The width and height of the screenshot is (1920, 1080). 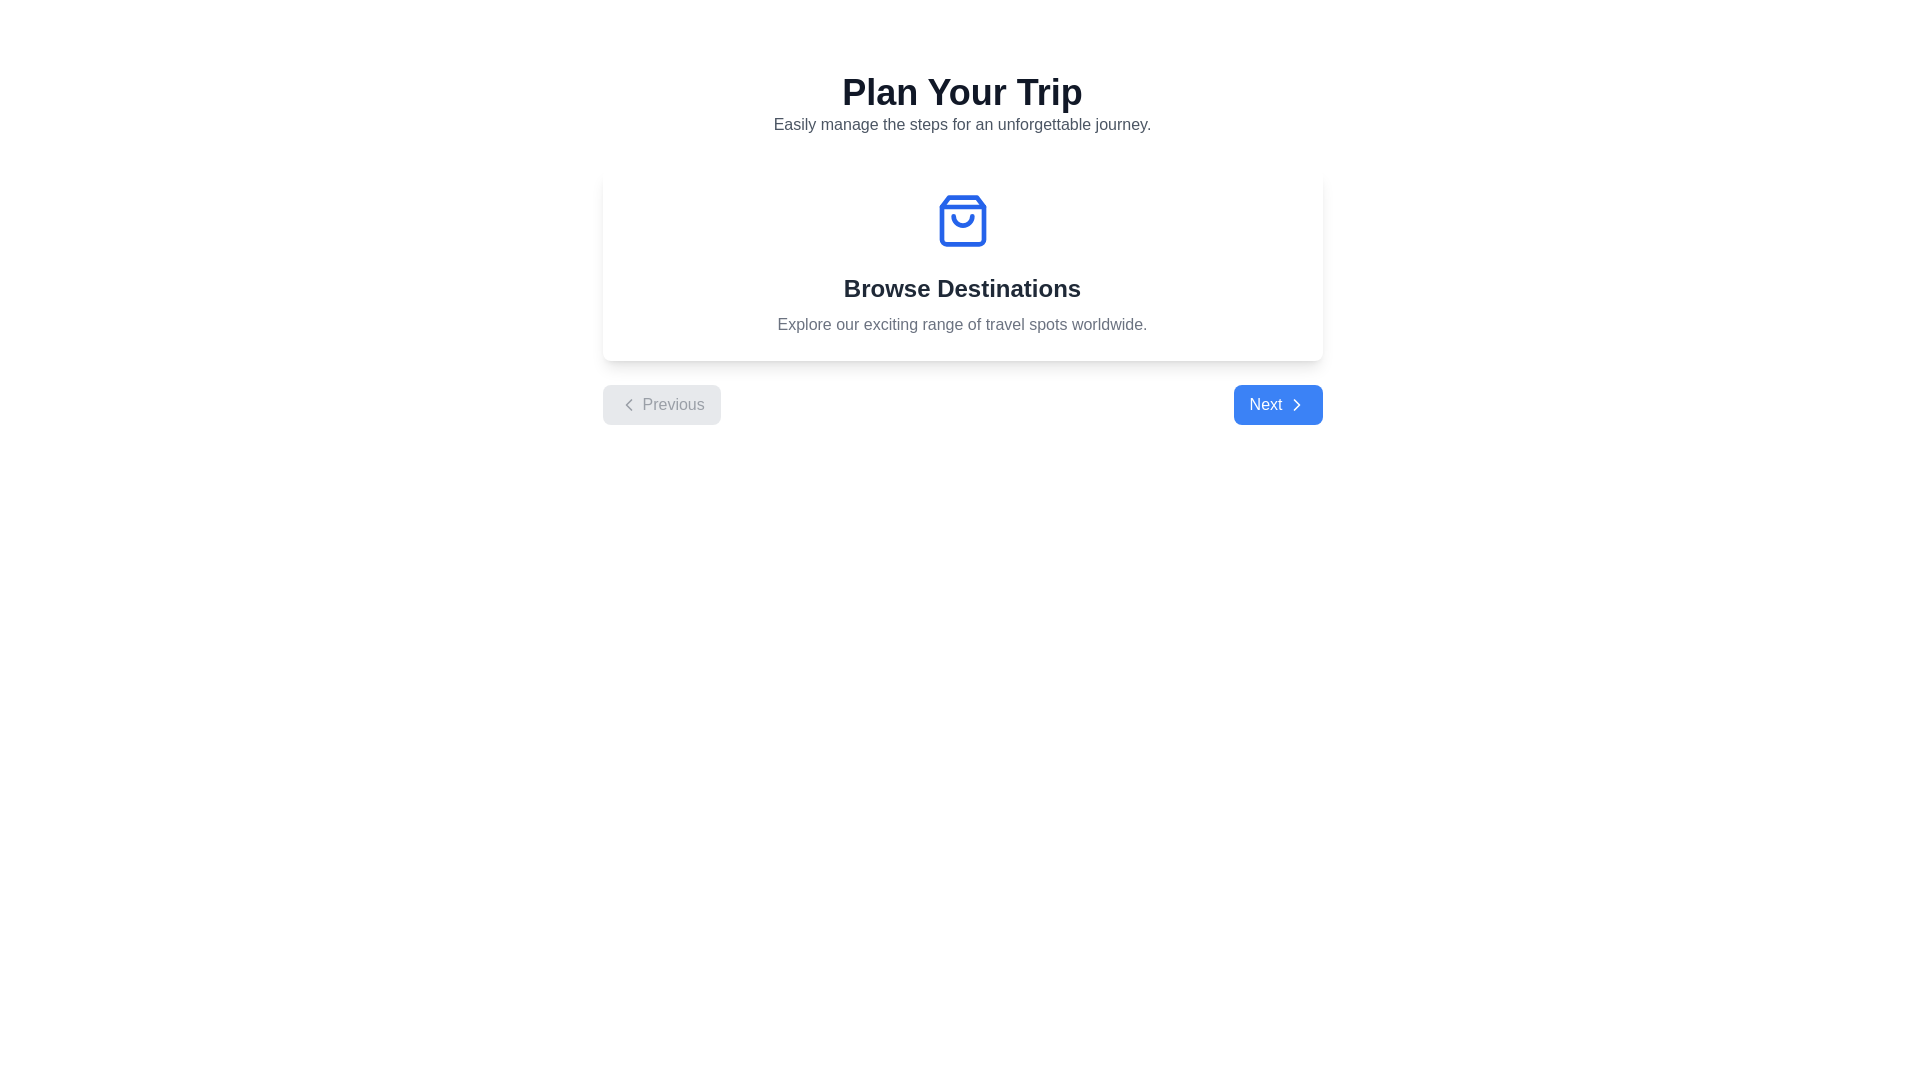 I want to click on text of the primary heading located at the top center of the interface, which indicates the core purpose of the trip planning feature, so click(x=962, y=92).